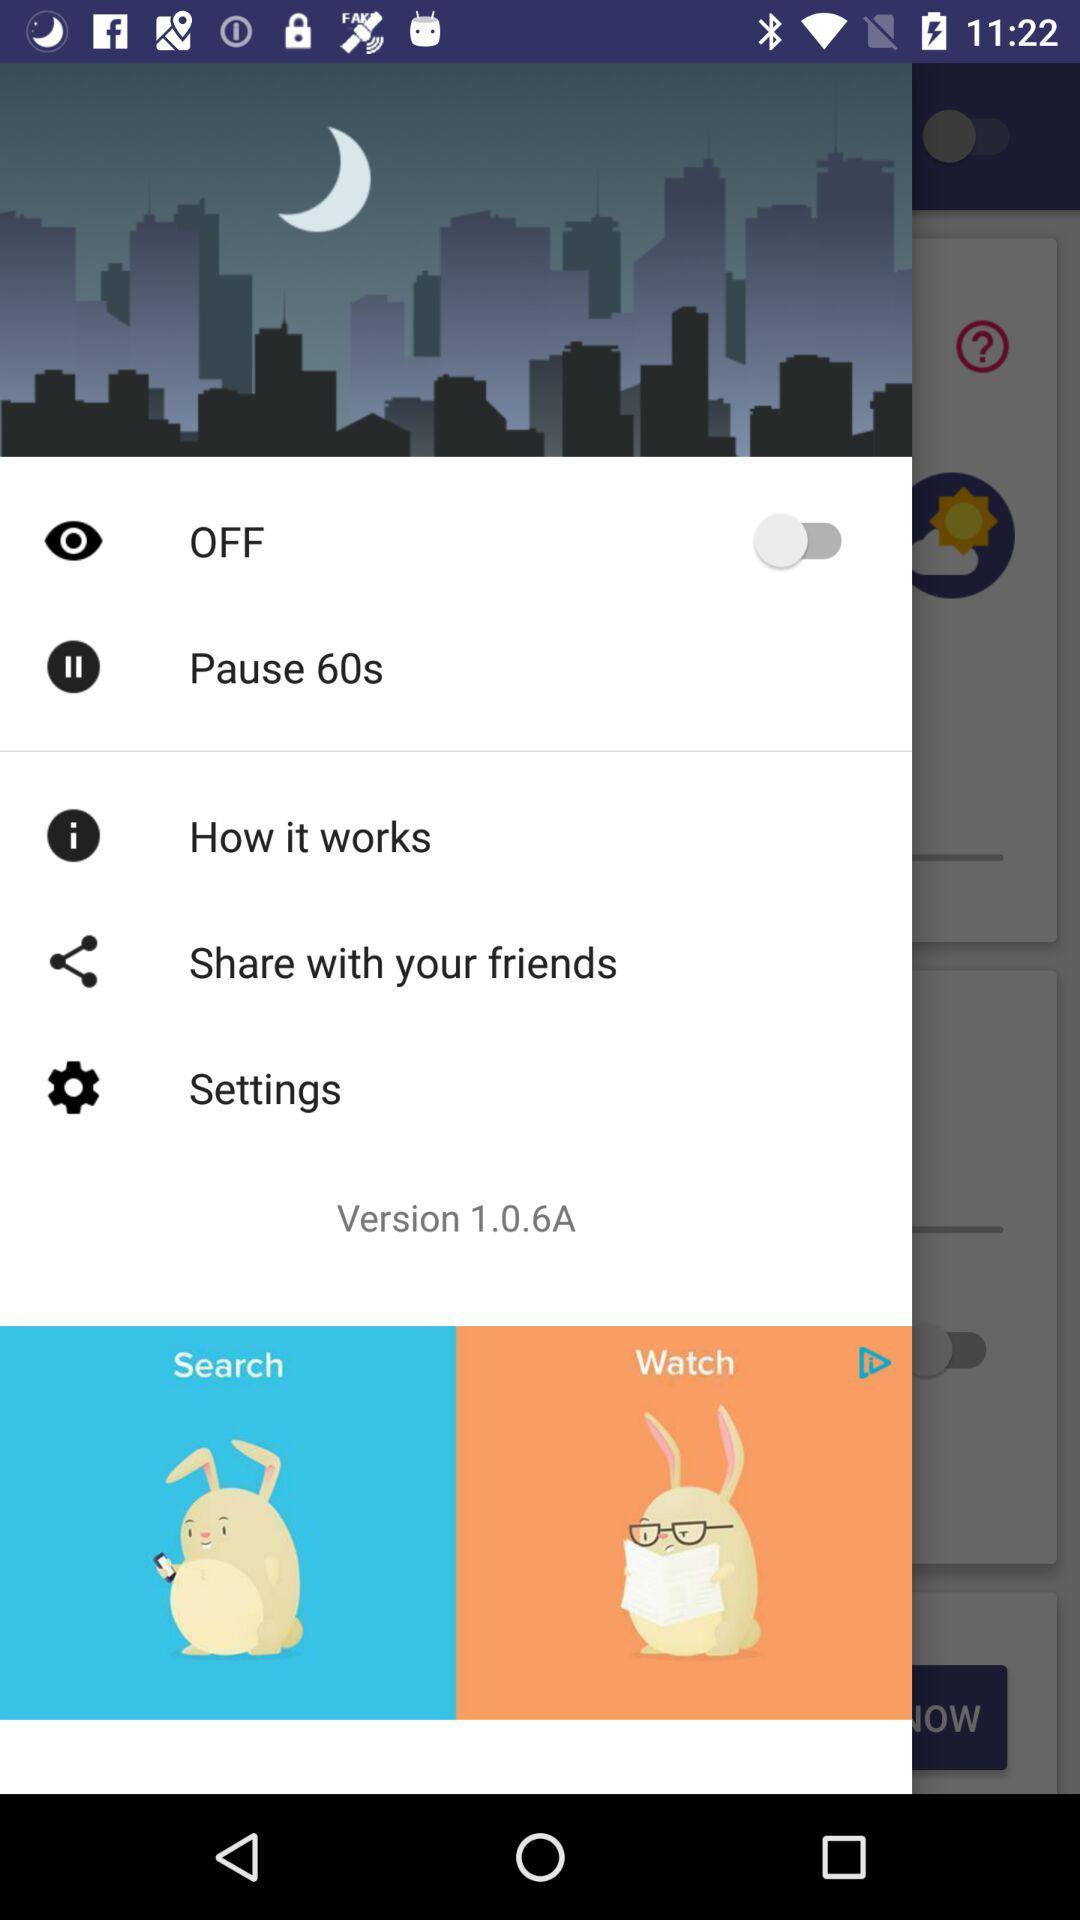 This screenshot has height=1920, width=1080. I want to click on off button, so click(806, 540).